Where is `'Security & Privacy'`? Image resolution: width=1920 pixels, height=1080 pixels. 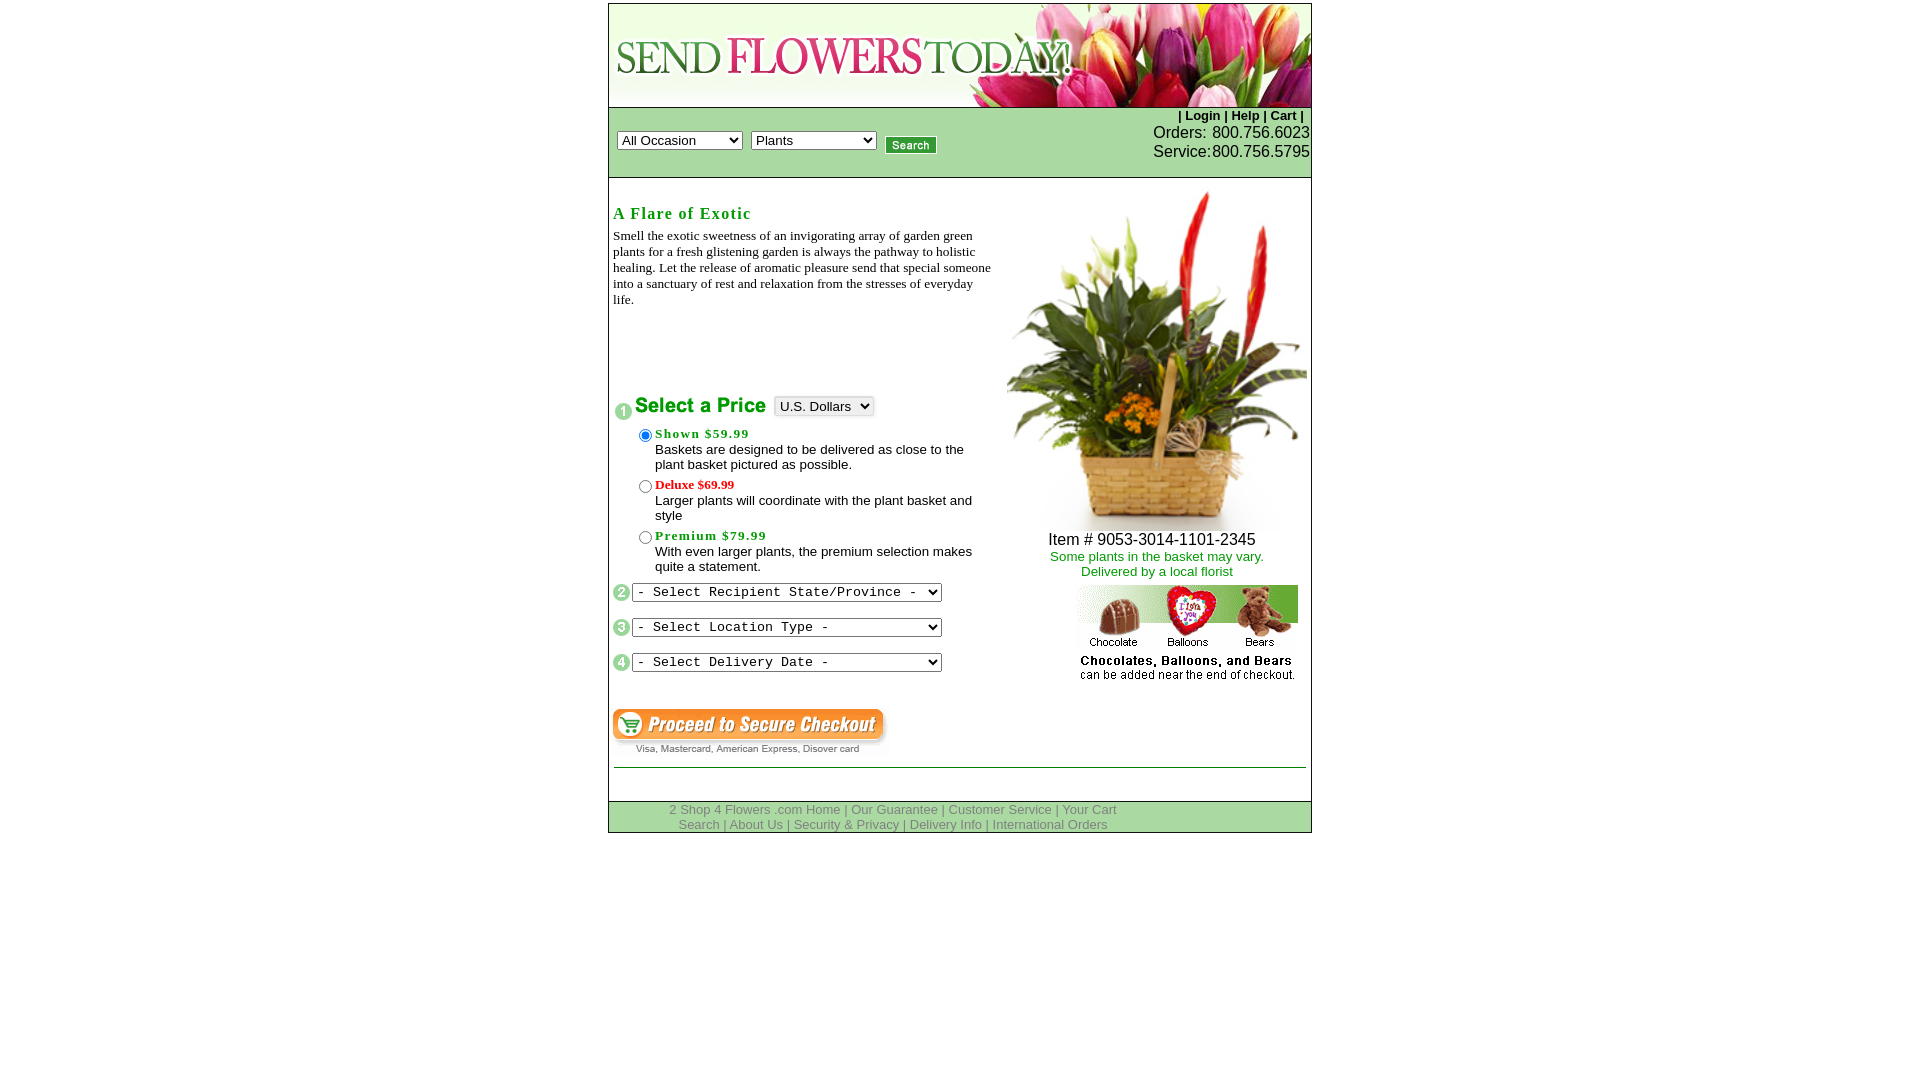
'Security & Privacy' is located at coordinates (846, 824).